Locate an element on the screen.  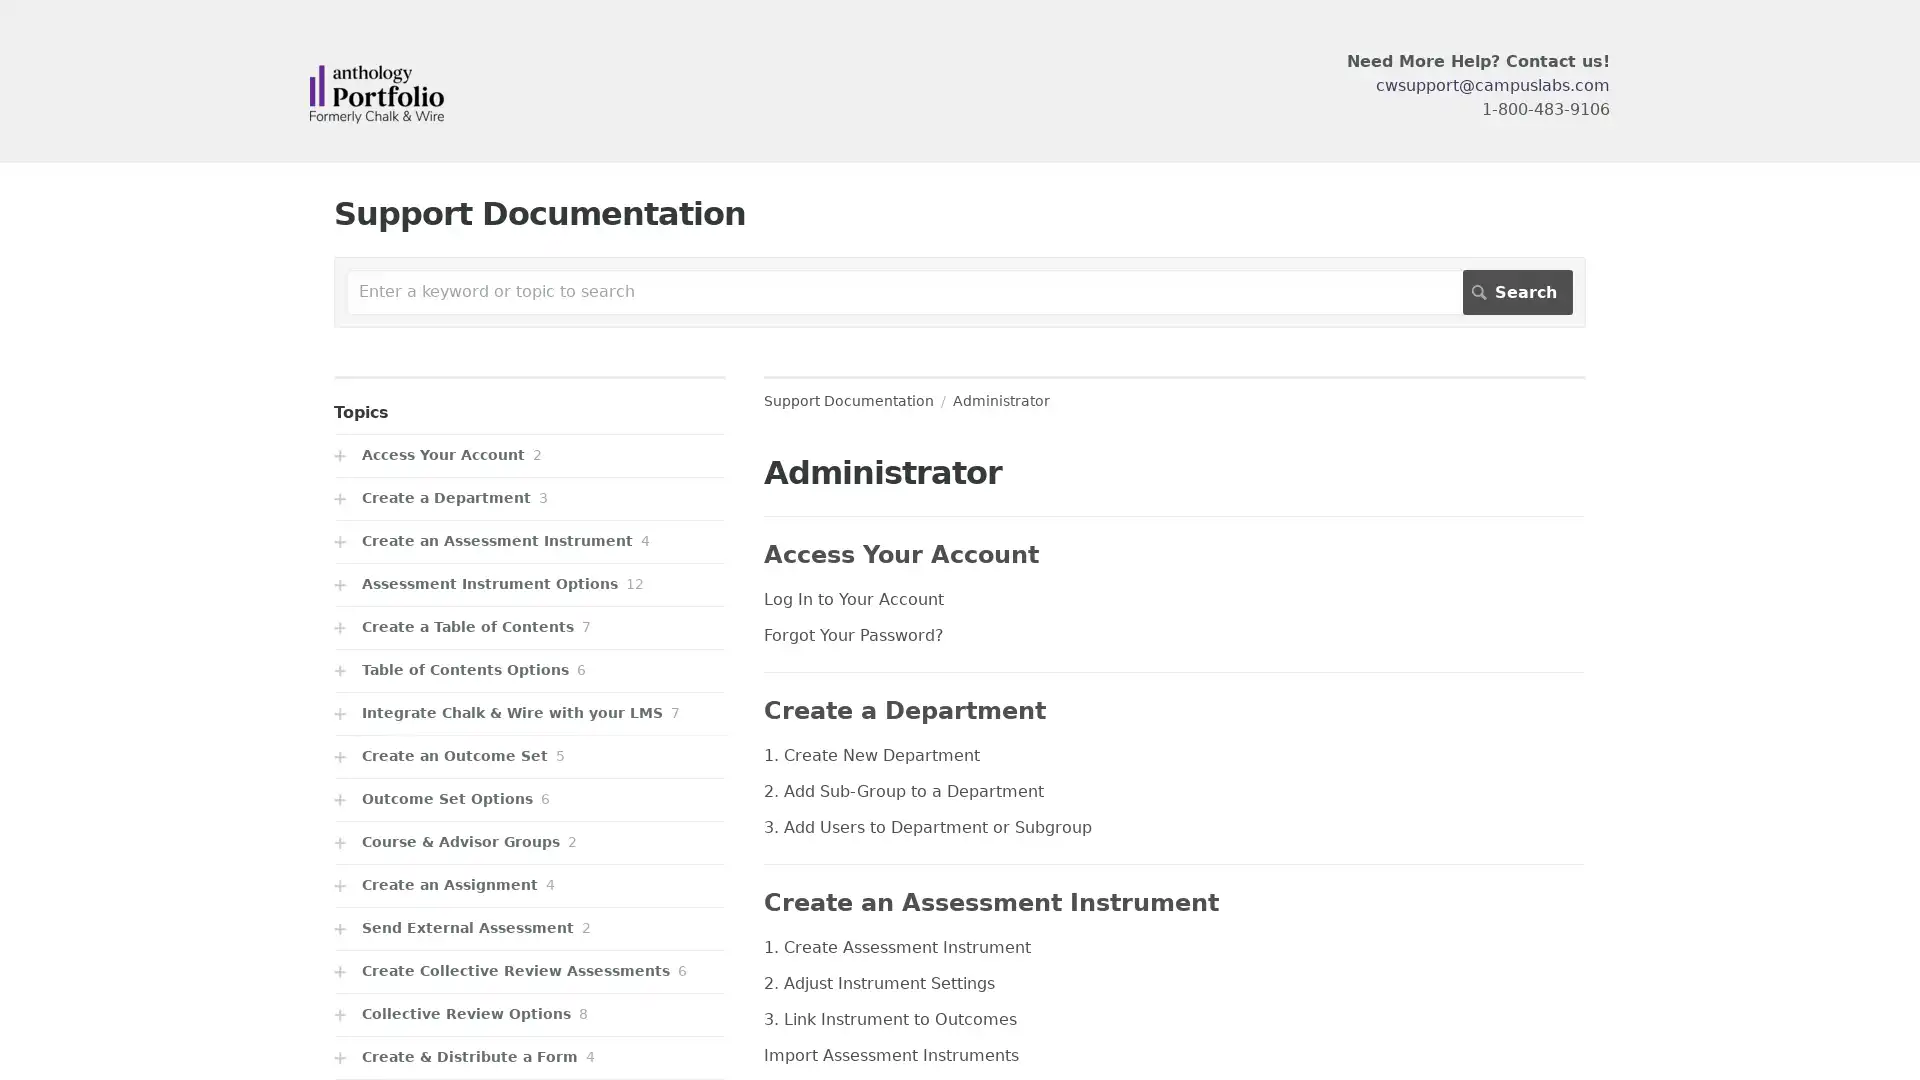
Create a Department 3 is located at coordinates (529, 497).